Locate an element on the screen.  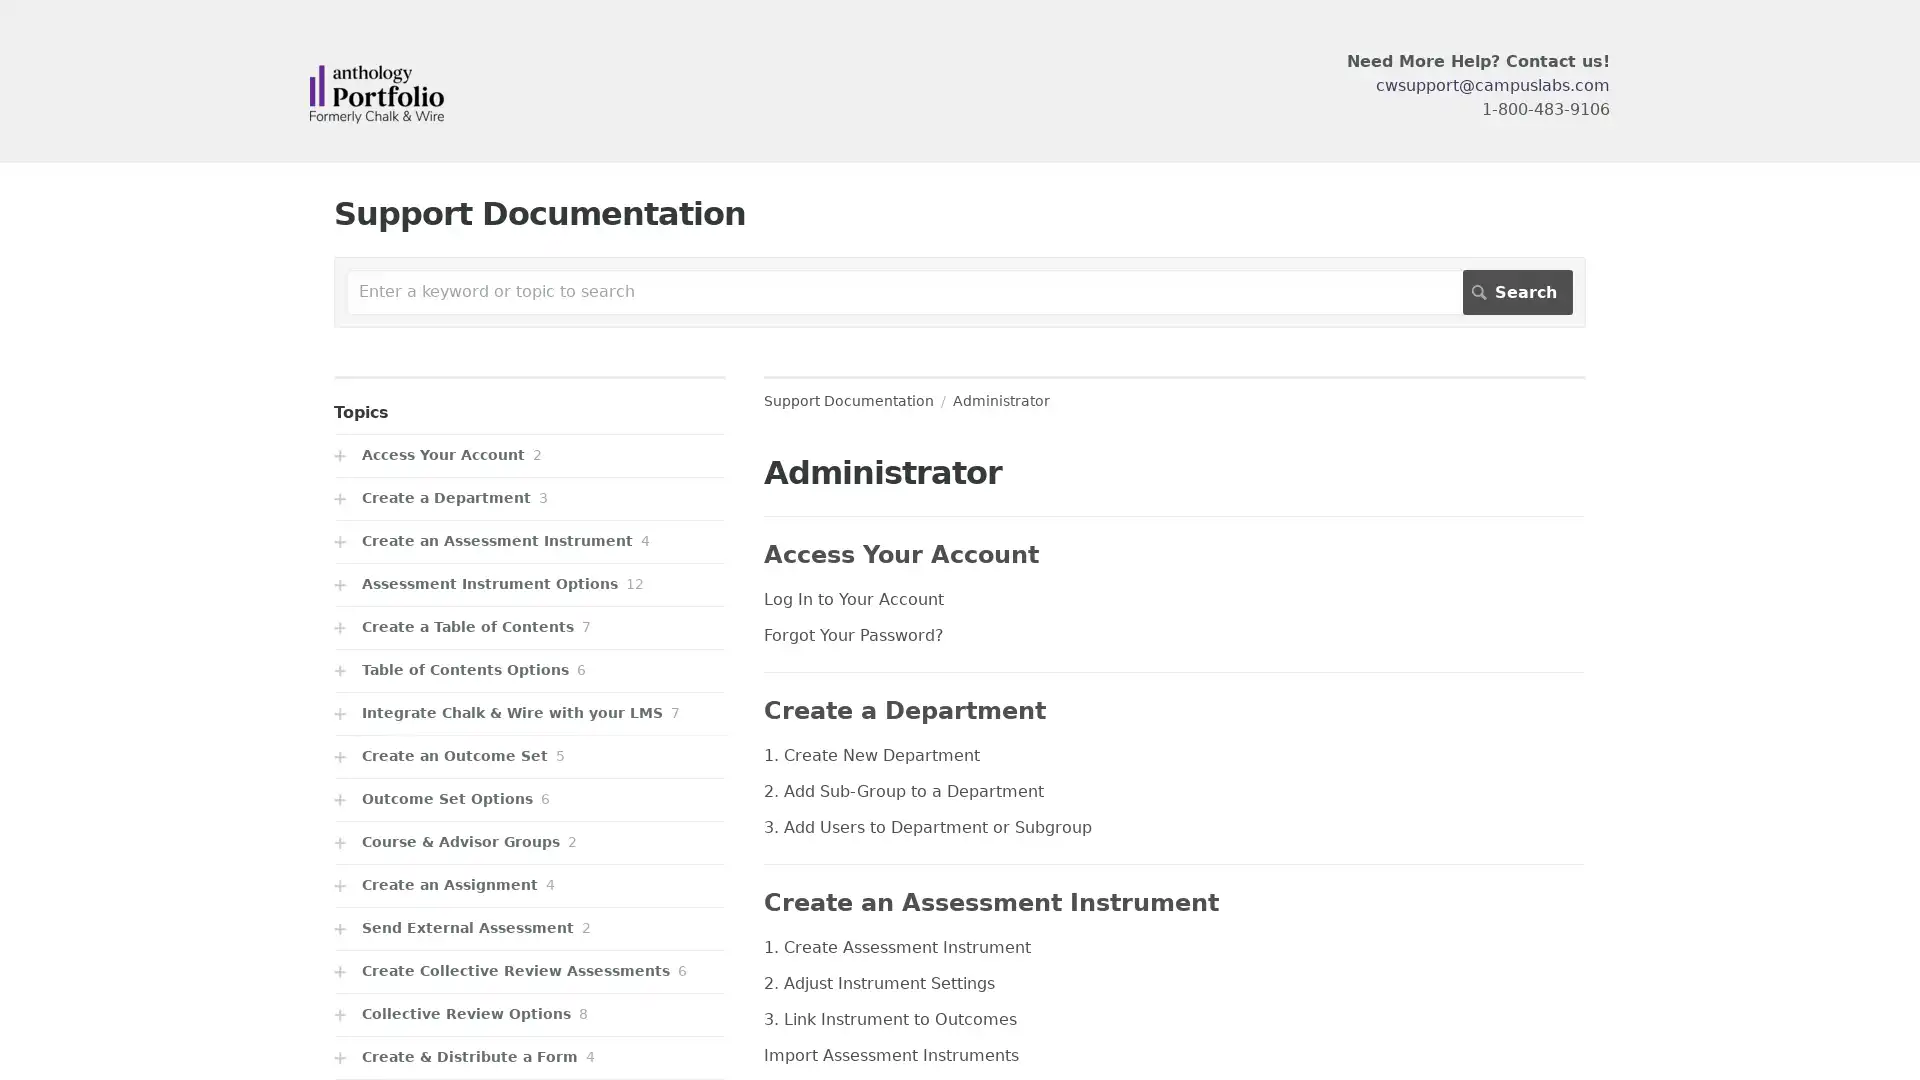
Create a Department 3 is located at coordinates (529, 497).